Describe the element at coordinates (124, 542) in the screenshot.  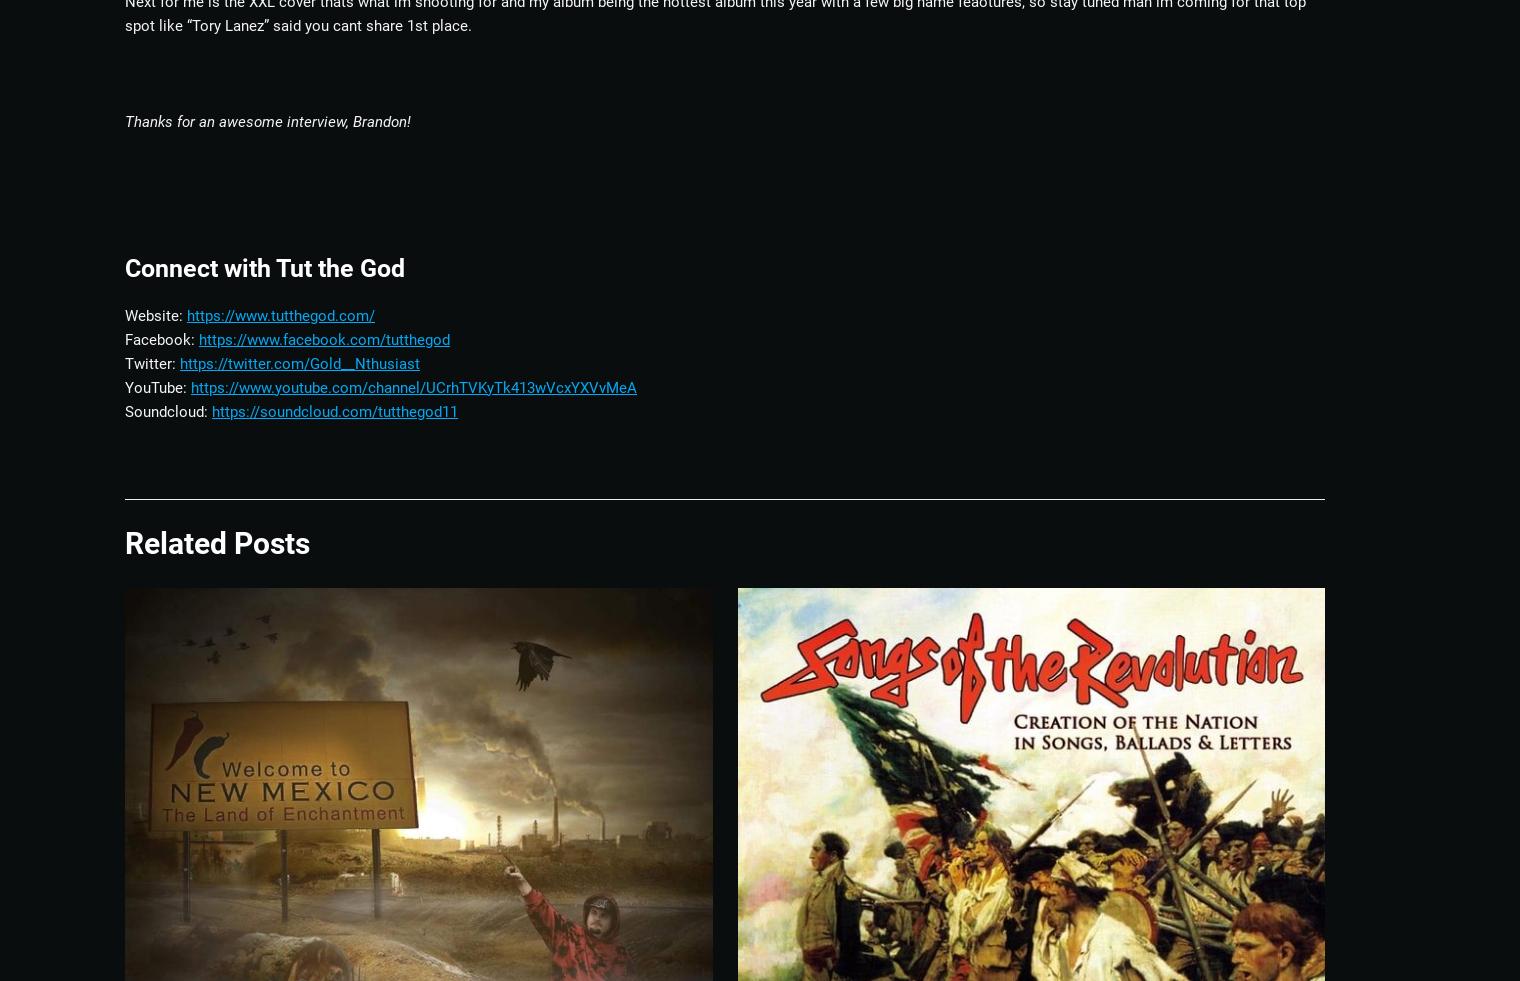
I see `'Related Posts'` at that location.